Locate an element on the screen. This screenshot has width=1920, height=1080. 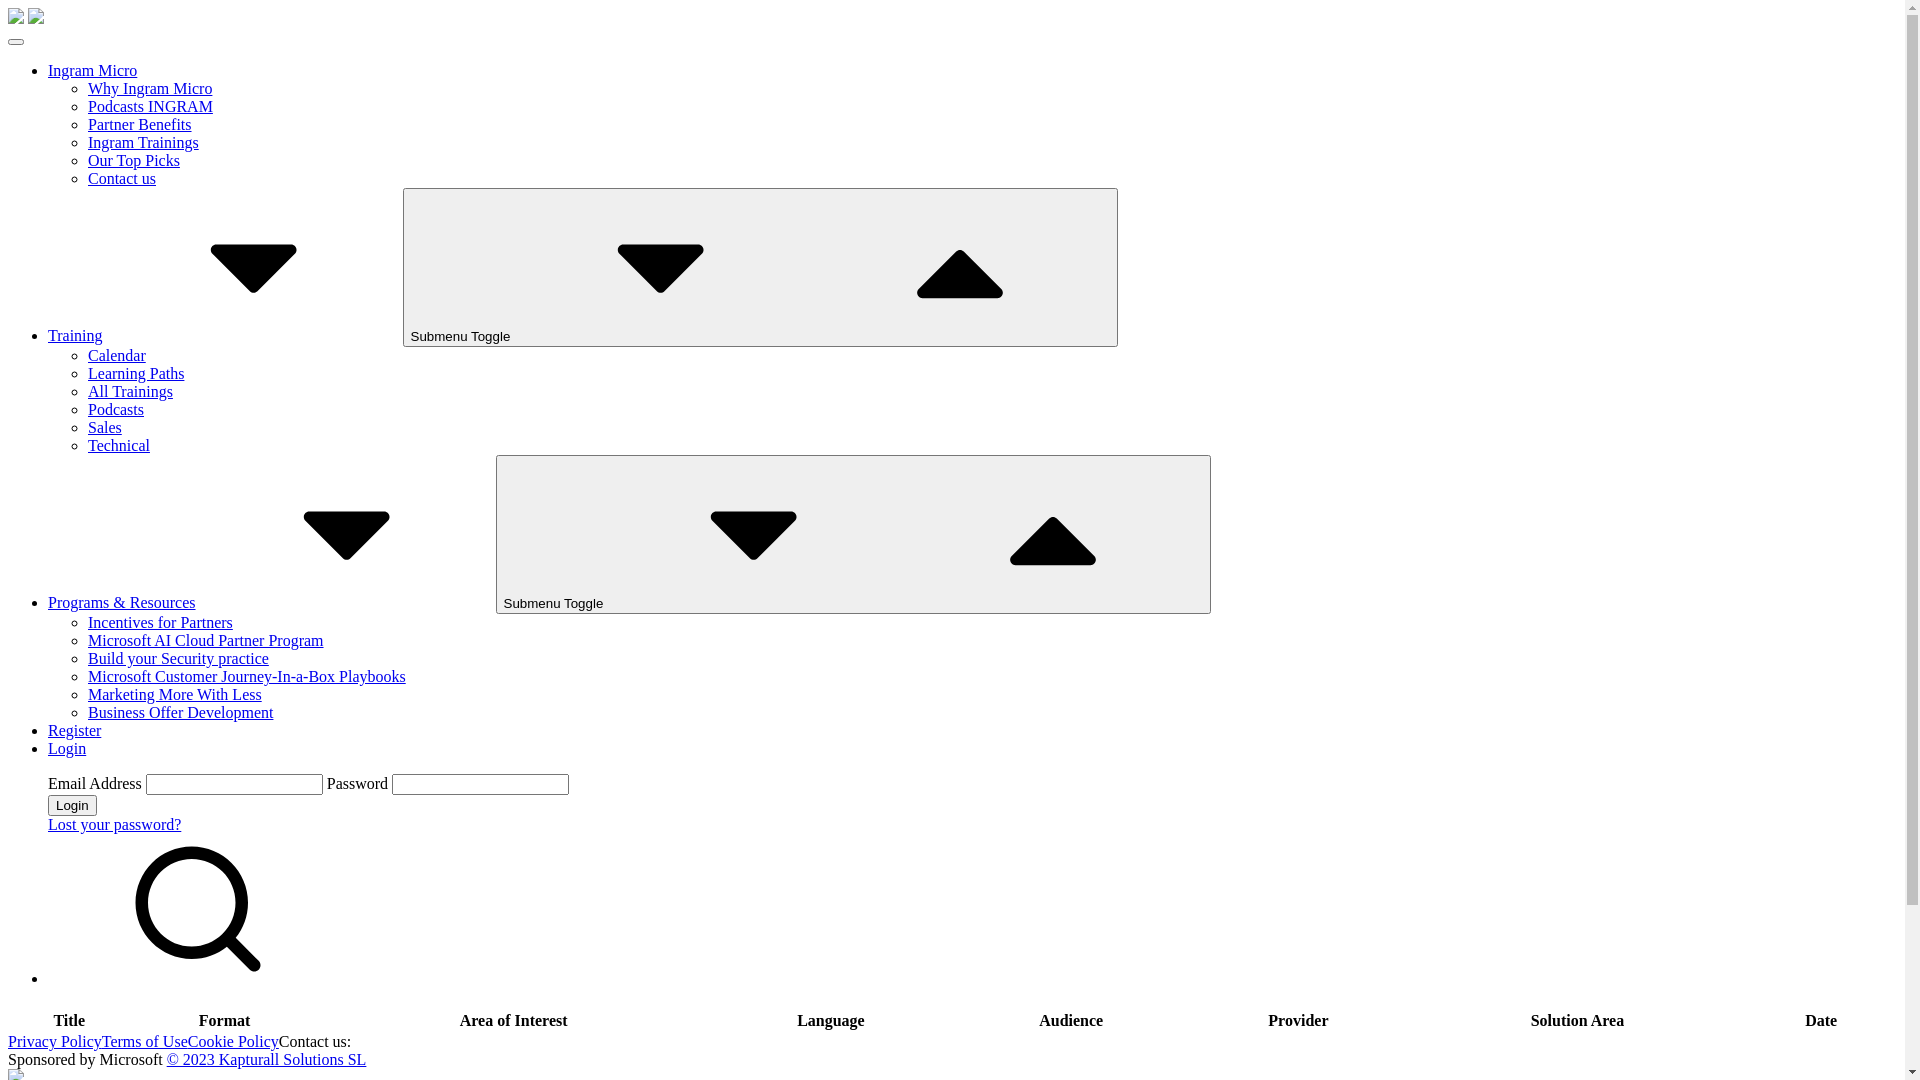
'Privacy Policy' is located at coordinates (54, 1040).